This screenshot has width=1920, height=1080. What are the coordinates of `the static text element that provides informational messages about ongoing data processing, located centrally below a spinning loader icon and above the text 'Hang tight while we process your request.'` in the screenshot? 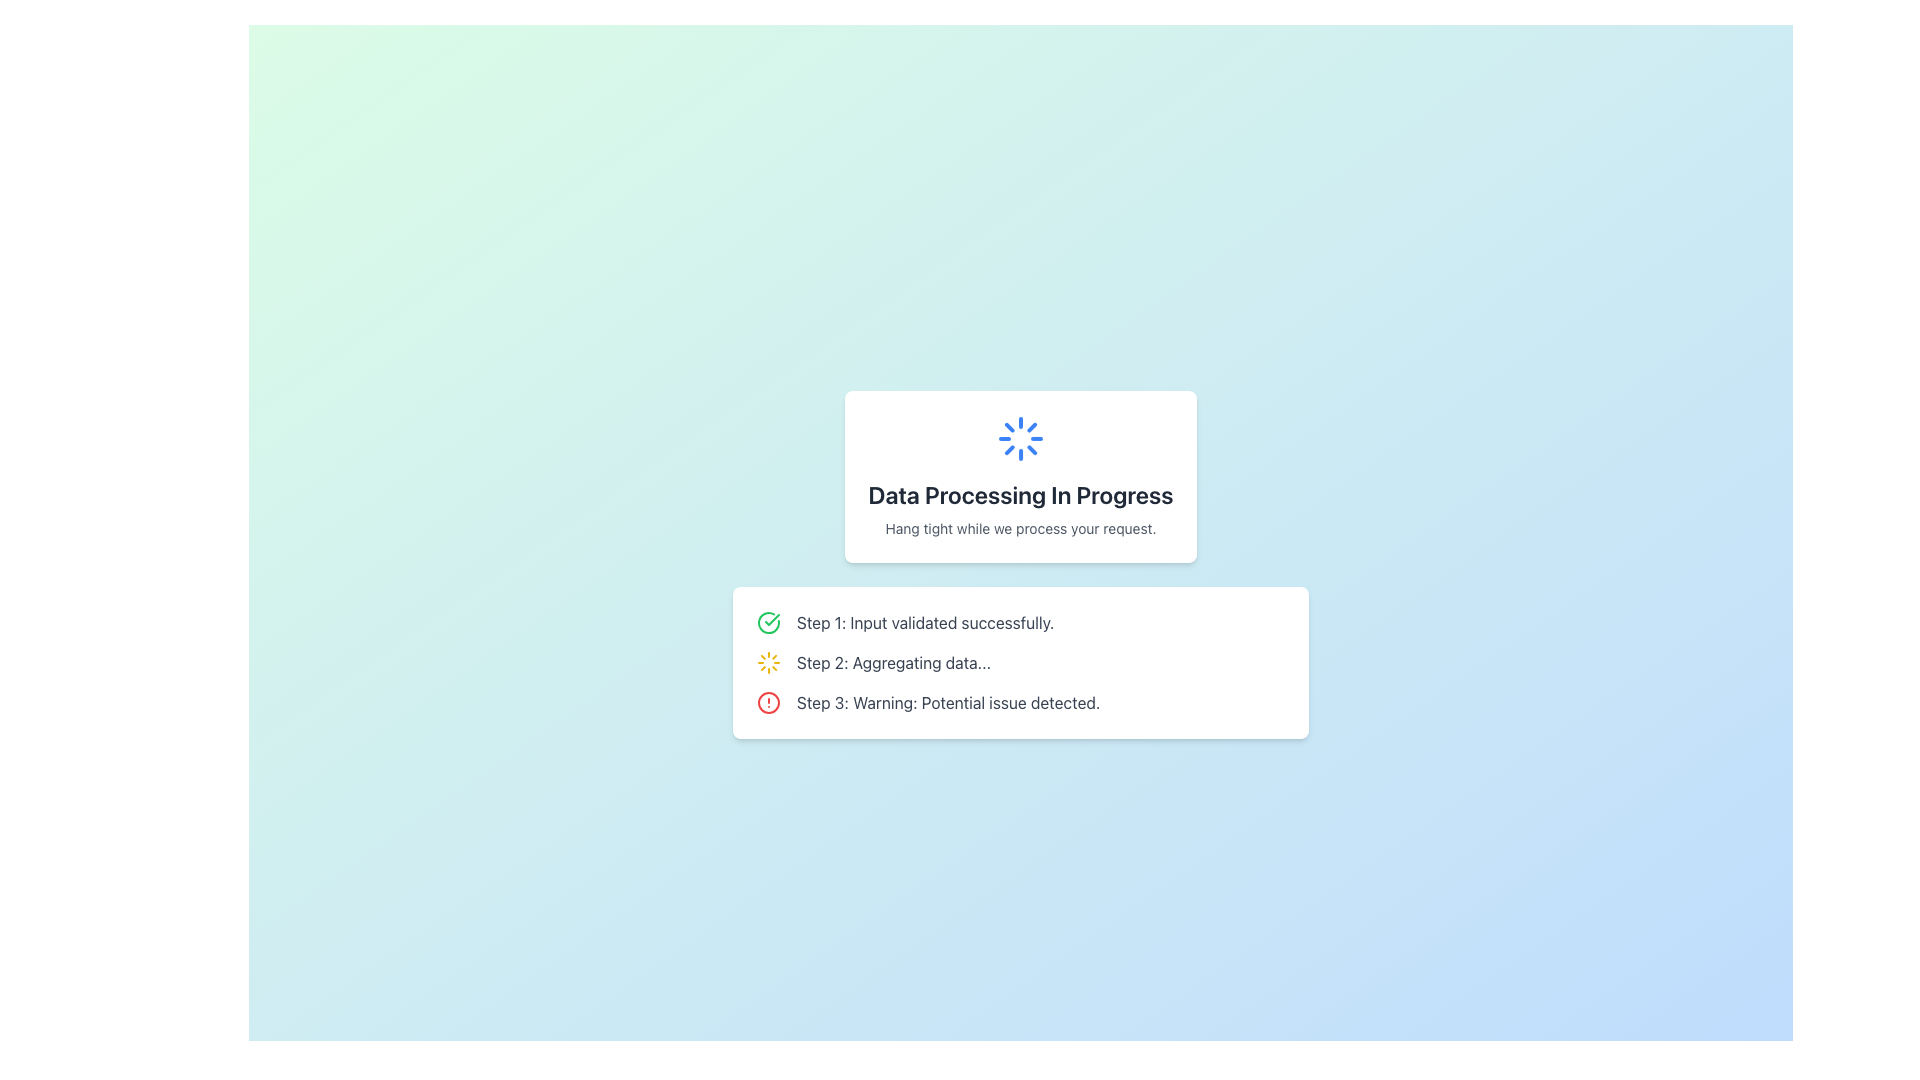 It's located at (1021, 494).